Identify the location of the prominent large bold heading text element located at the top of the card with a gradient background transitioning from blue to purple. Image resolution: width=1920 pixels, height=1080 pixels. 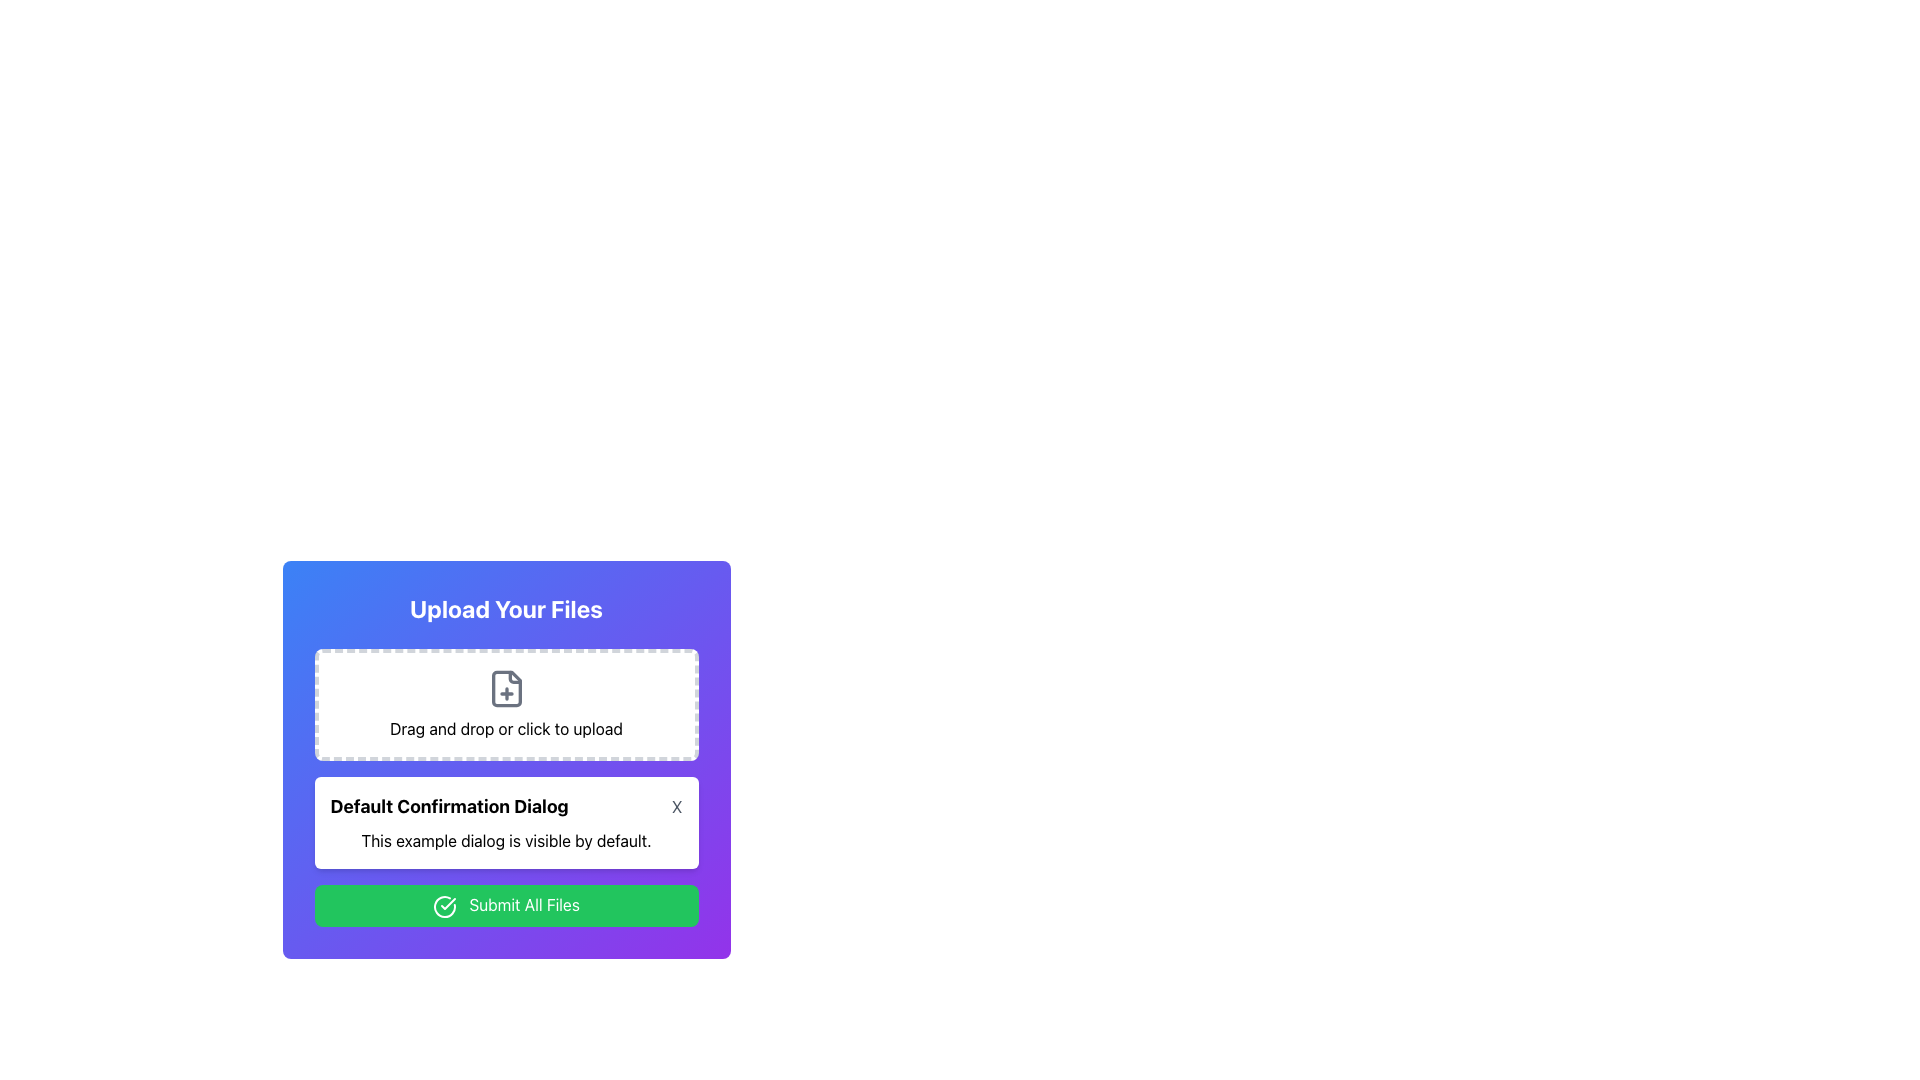
(506, 608).